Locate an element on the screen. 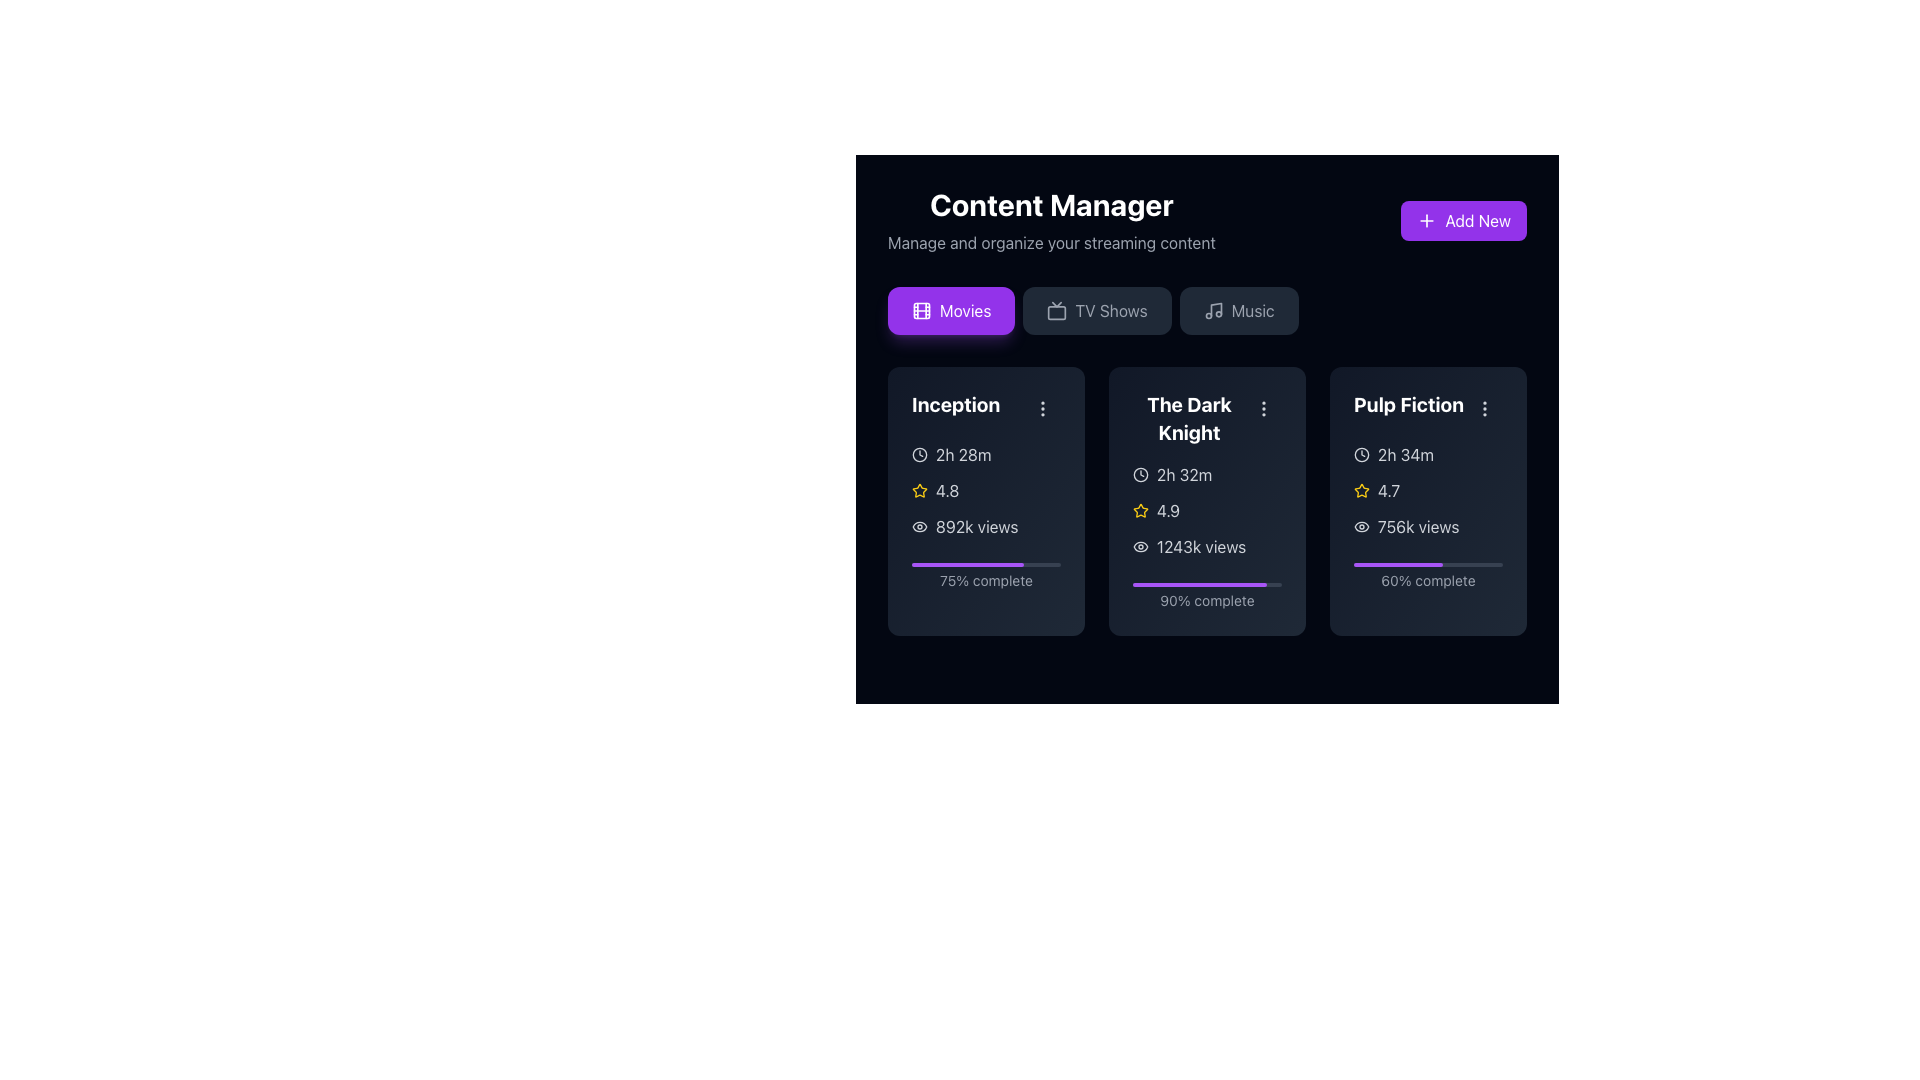 This screenshot has height=1080, width=1920. the view counter displaying '892k views' with an eye icon, which is located beneath the rating '4.8' and above the progress bar '75% complete' in the card for 'Inception' is located at coordinates (986, 526).